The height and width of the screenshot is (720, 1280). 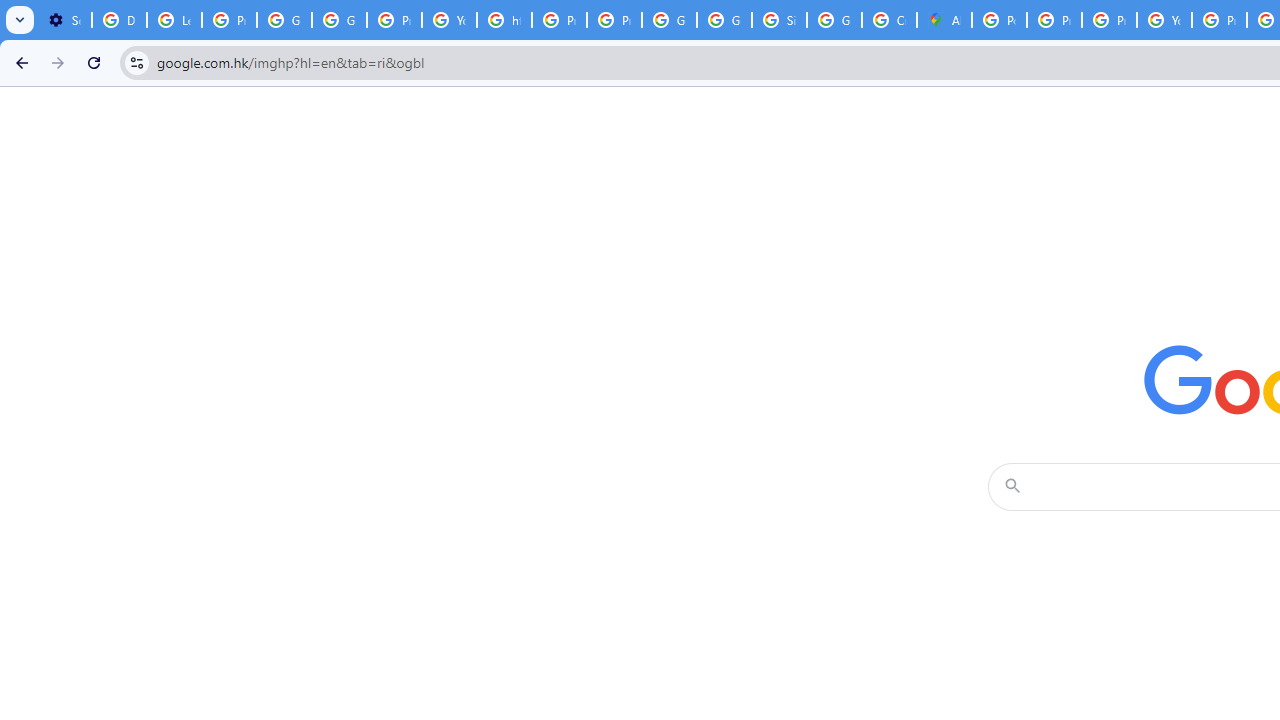 What do you see at coordinates (999, 20) in the screenshot?
I see `'Policy Accountability and Transparency - Transparency Center'` at bounding box center [999, 20].